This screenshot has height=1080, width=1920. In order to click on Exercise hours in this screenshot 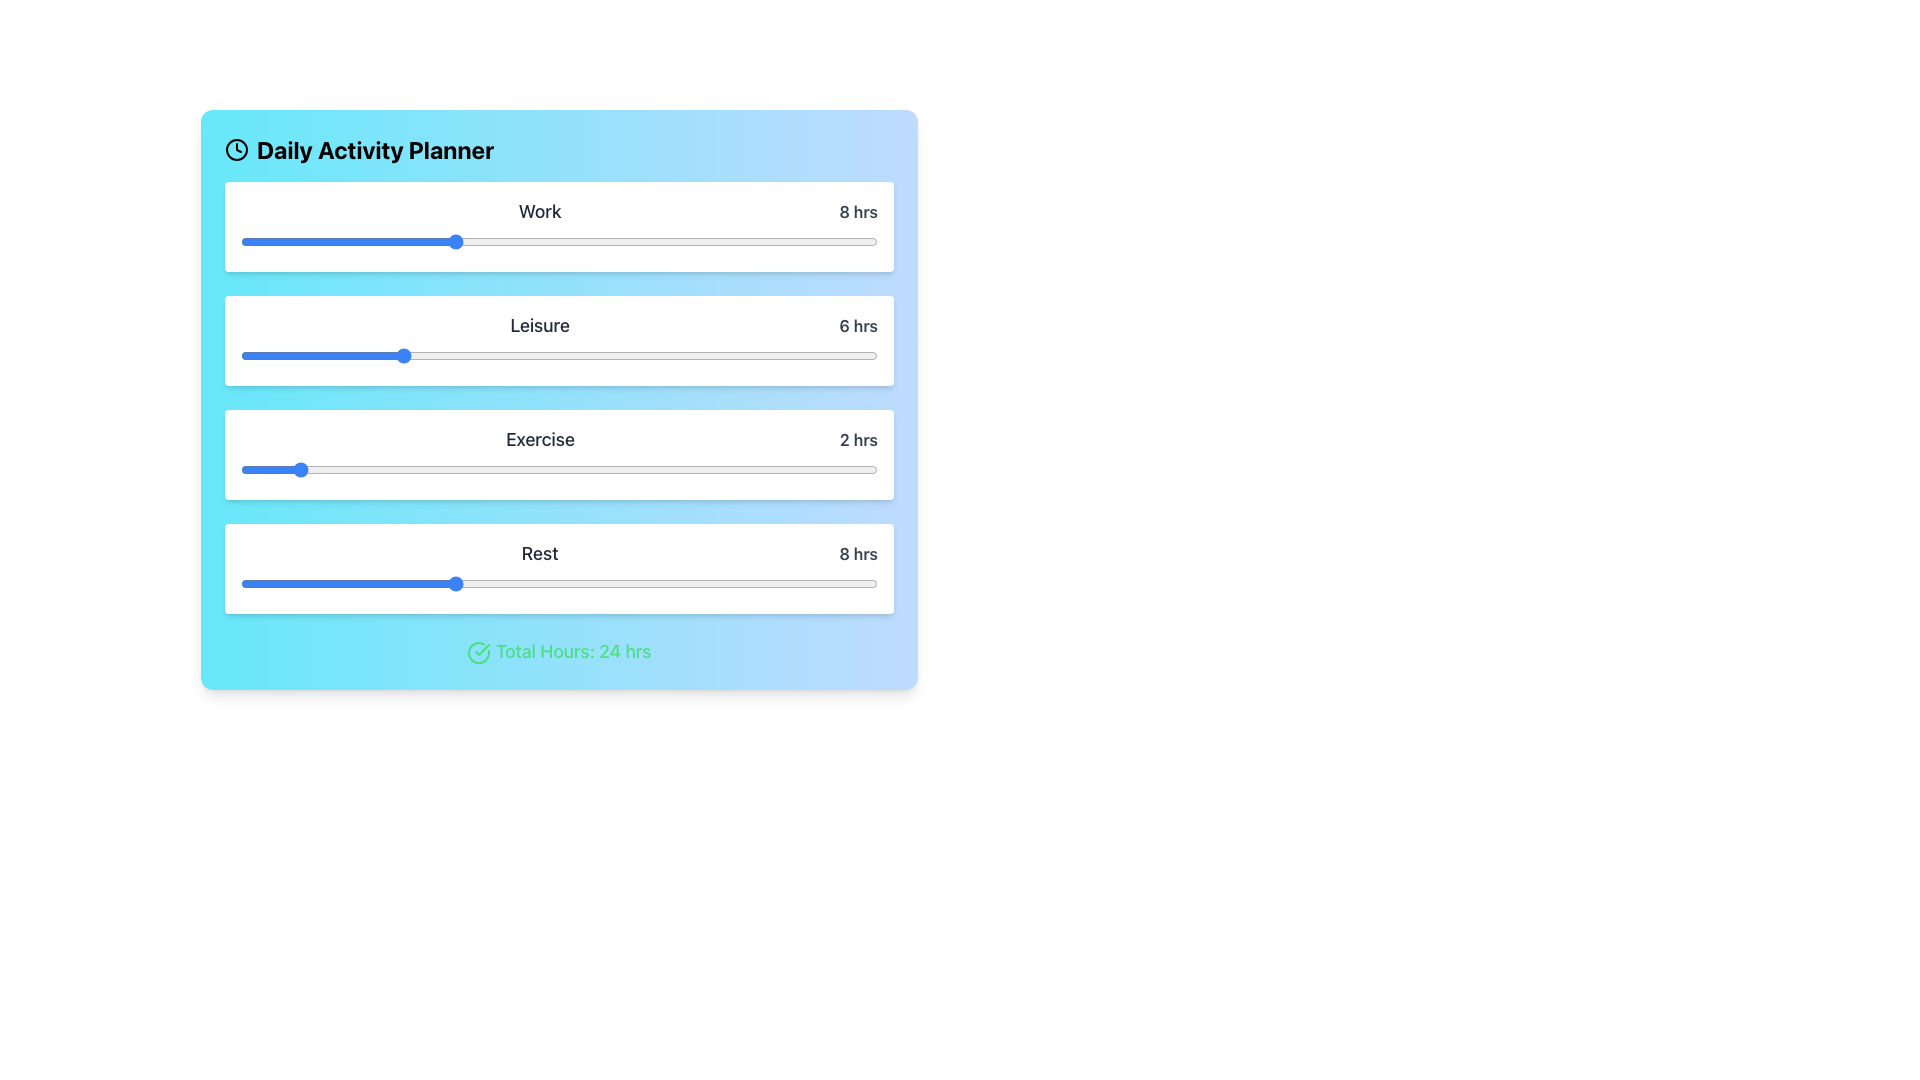, I will do `click(478, 470)`.